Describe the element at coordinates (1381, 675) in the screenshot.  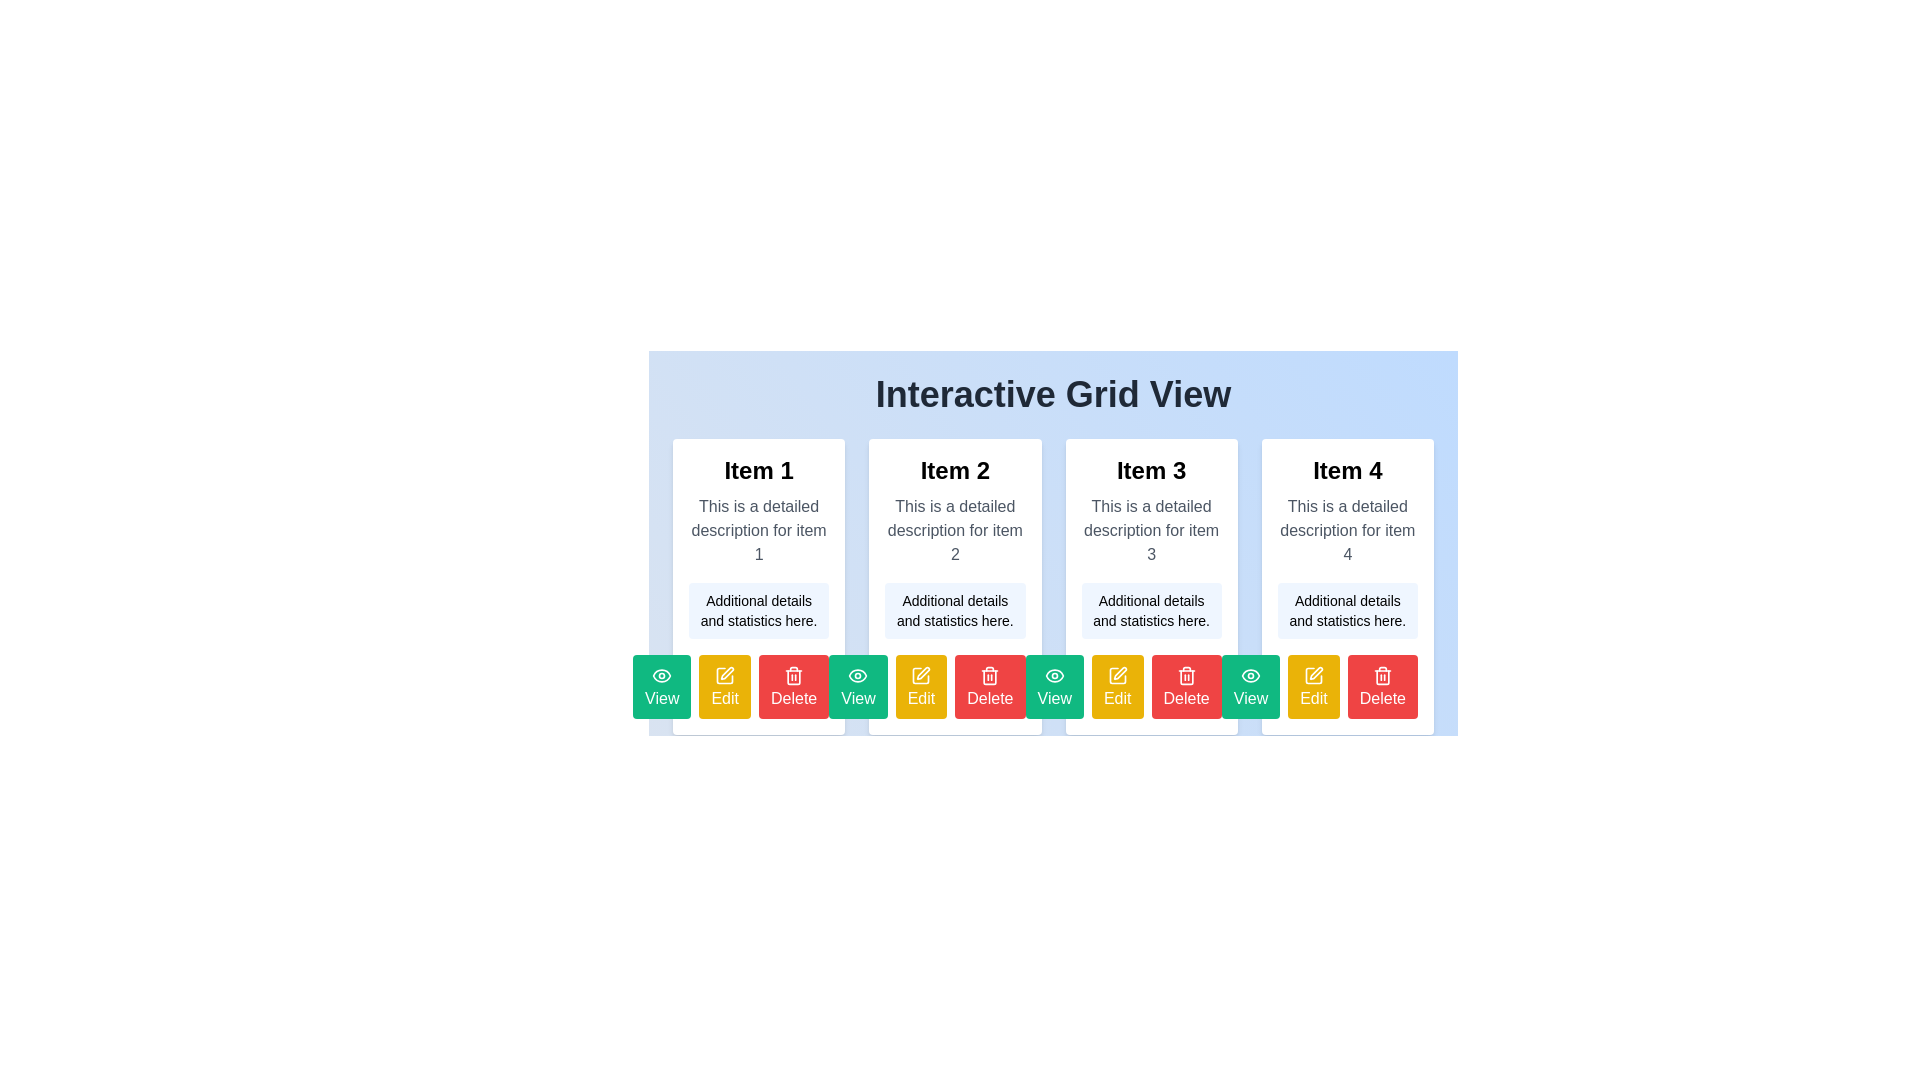
I see `the red trash can icon located to the left of the 'Delete' label in the action bar for 'Item 3'` at that location.